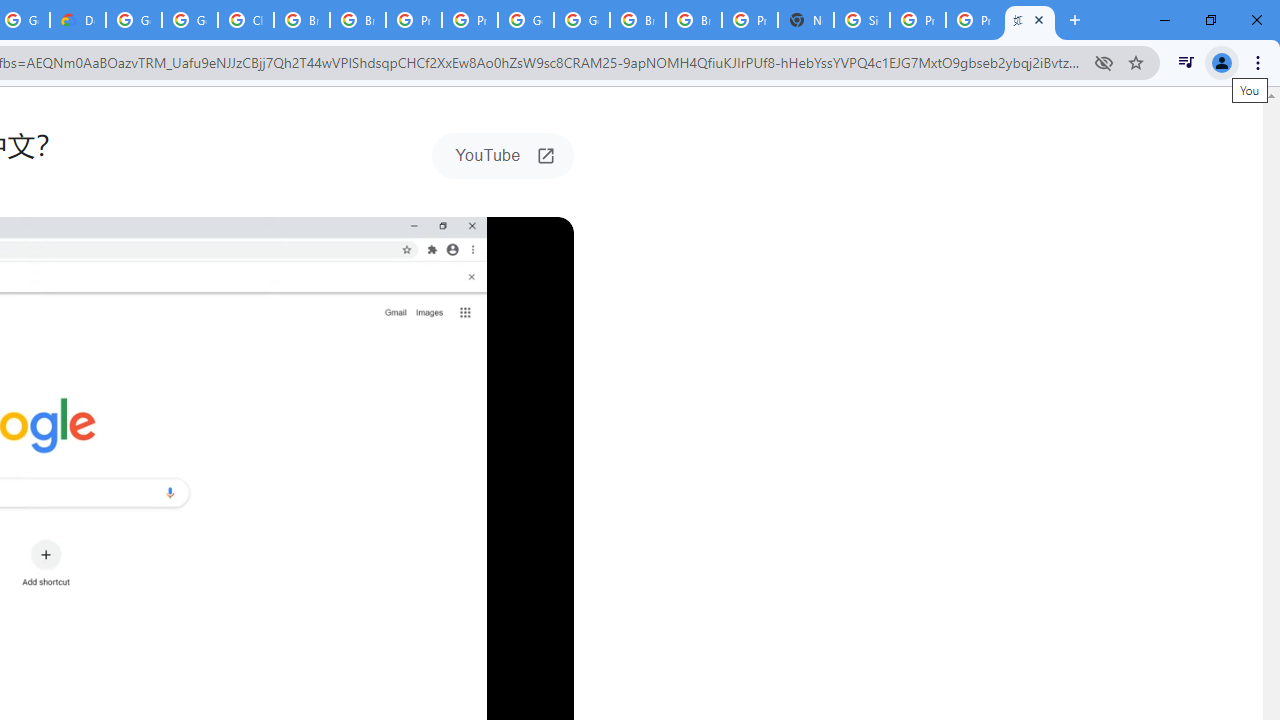 Image resolution: width=1280 pixels, height=720 pixels. I want to click on 'Control your music, videos, and more', so click(1185, 61).